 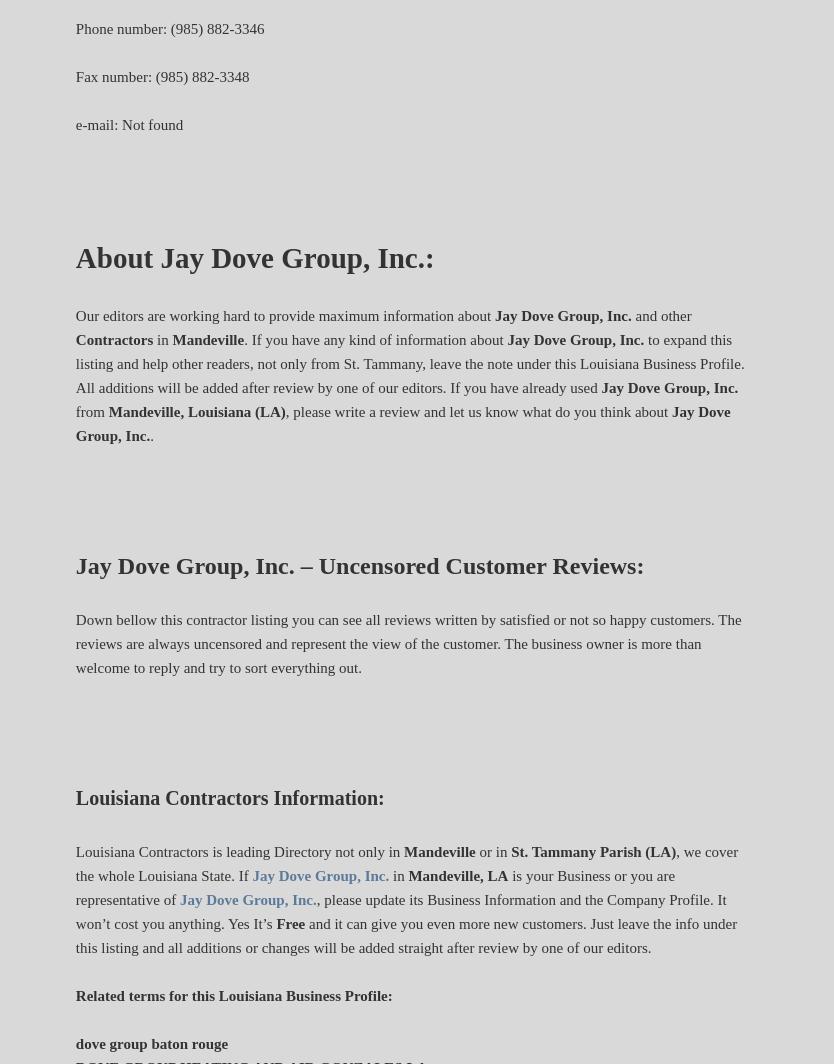 What do you see at coordinates (73, 411) in the screenshot?
I see `'from'` at bounding box center [73, 411].